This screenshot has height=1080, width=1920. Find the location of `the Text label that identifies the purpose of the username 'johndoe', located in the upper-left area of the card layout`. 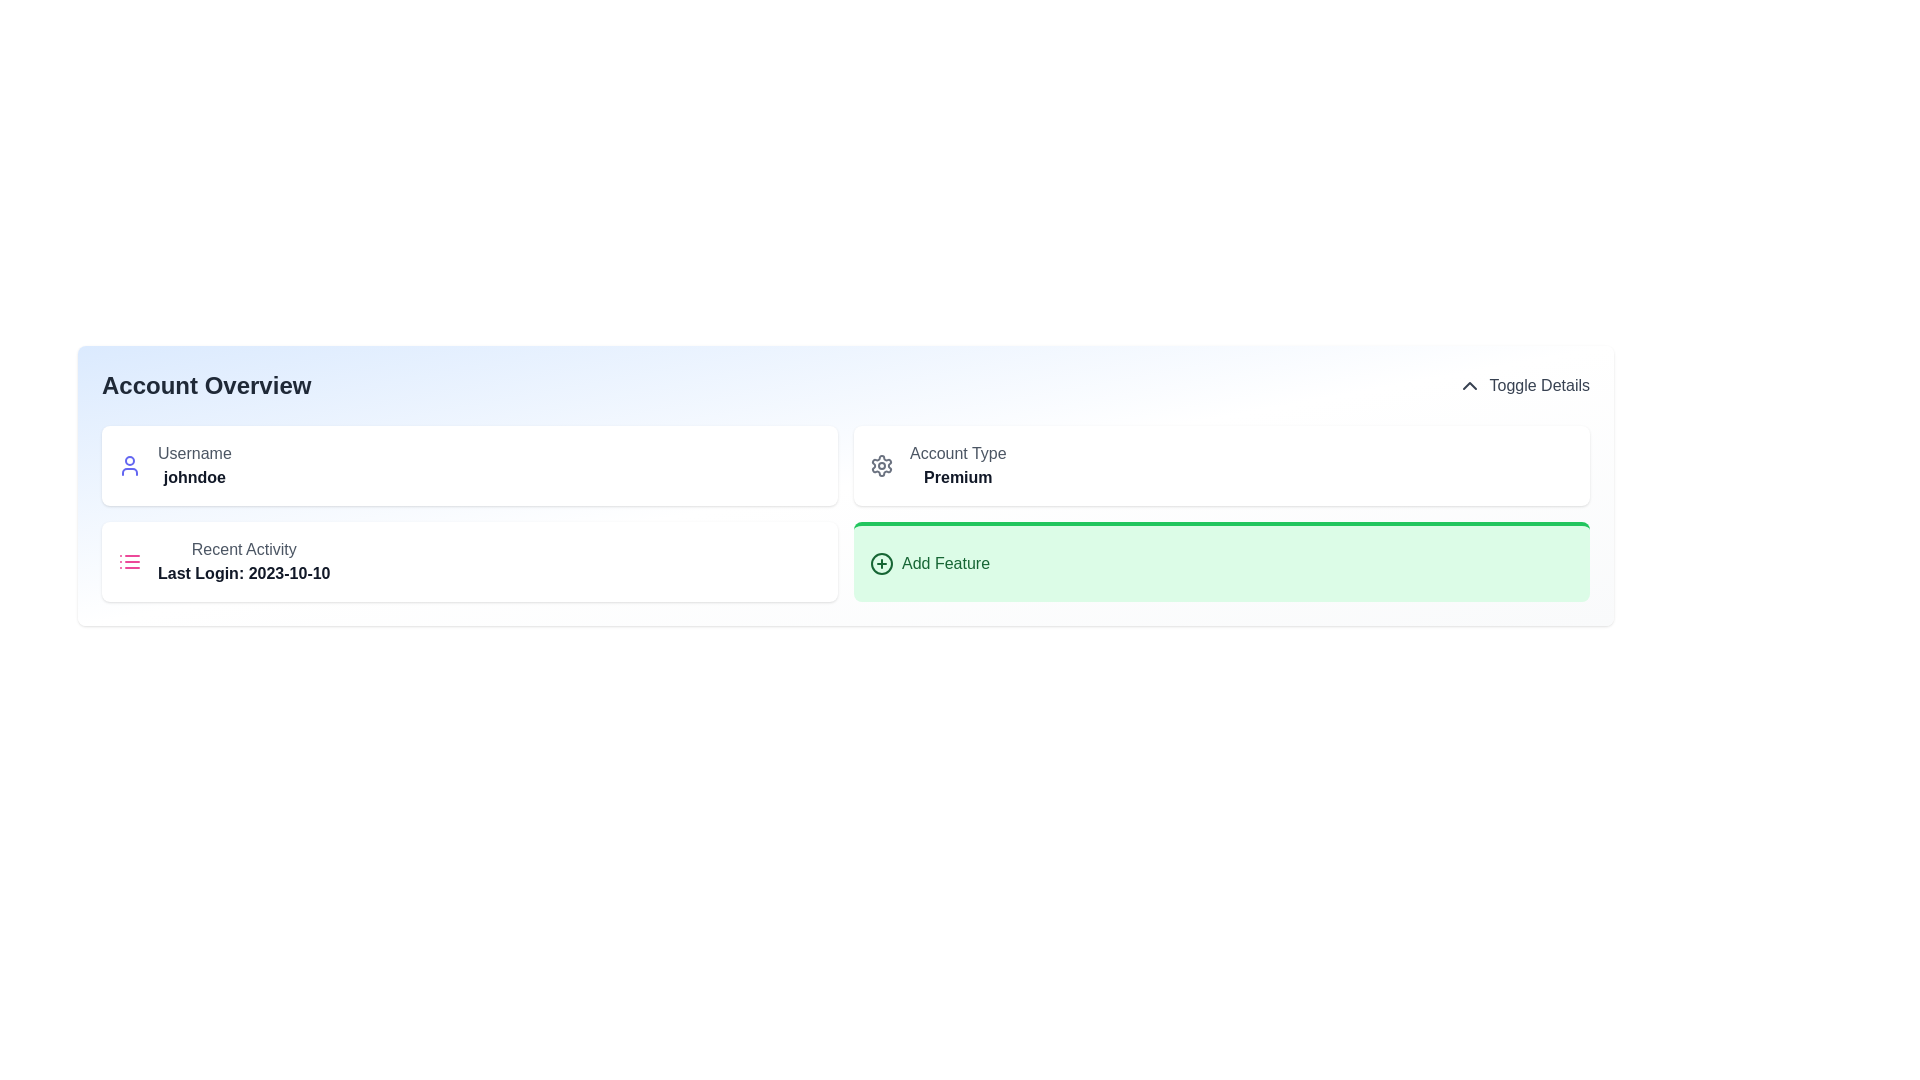

the Text label that identifies the purpose of the username 'johndoe', located in the upper-left area of the card layout is located at coordinates (194, 454).